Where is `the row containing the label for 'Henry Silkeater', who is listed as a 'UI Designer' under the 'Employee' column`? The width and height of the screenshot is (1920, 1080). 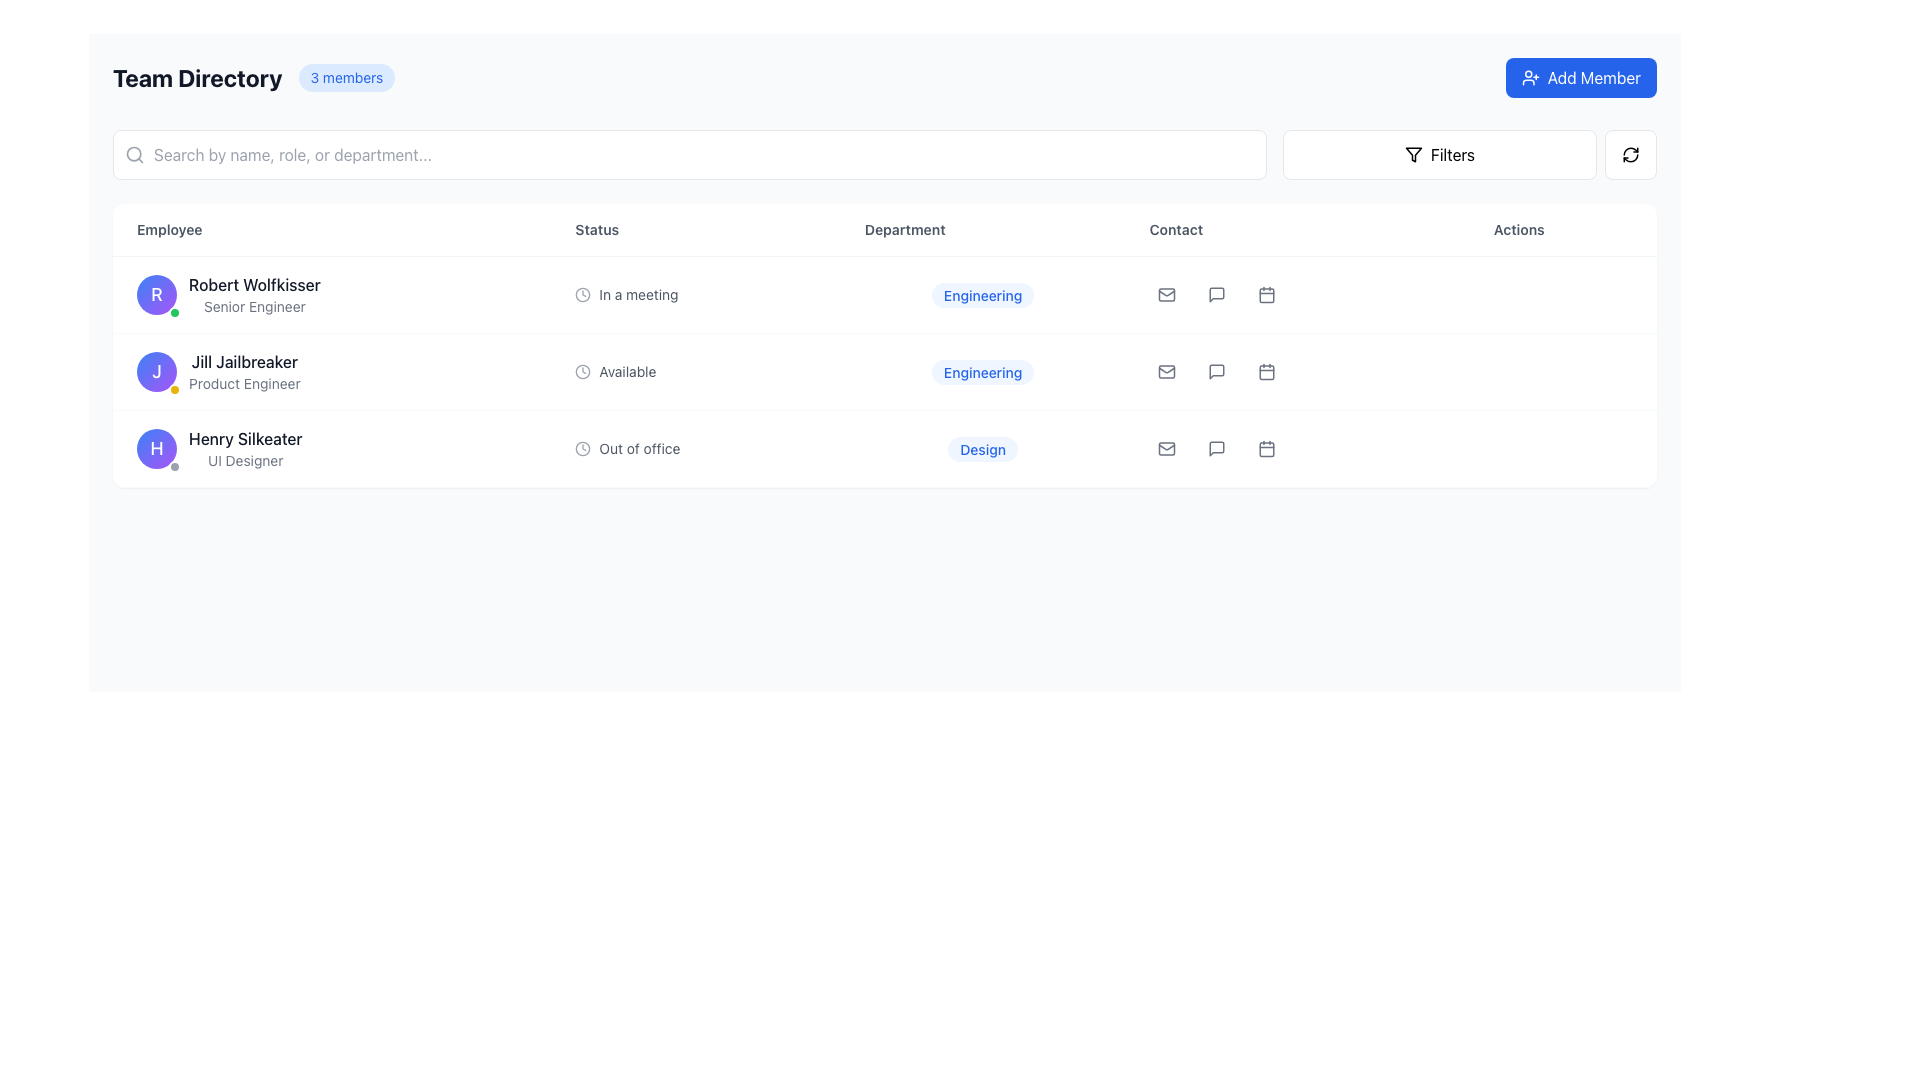
the row containing the label for 'Henry Silkeater', who is listed as a 'UI Designer' under the 'Employee' column is located at coordinates (244, 447).